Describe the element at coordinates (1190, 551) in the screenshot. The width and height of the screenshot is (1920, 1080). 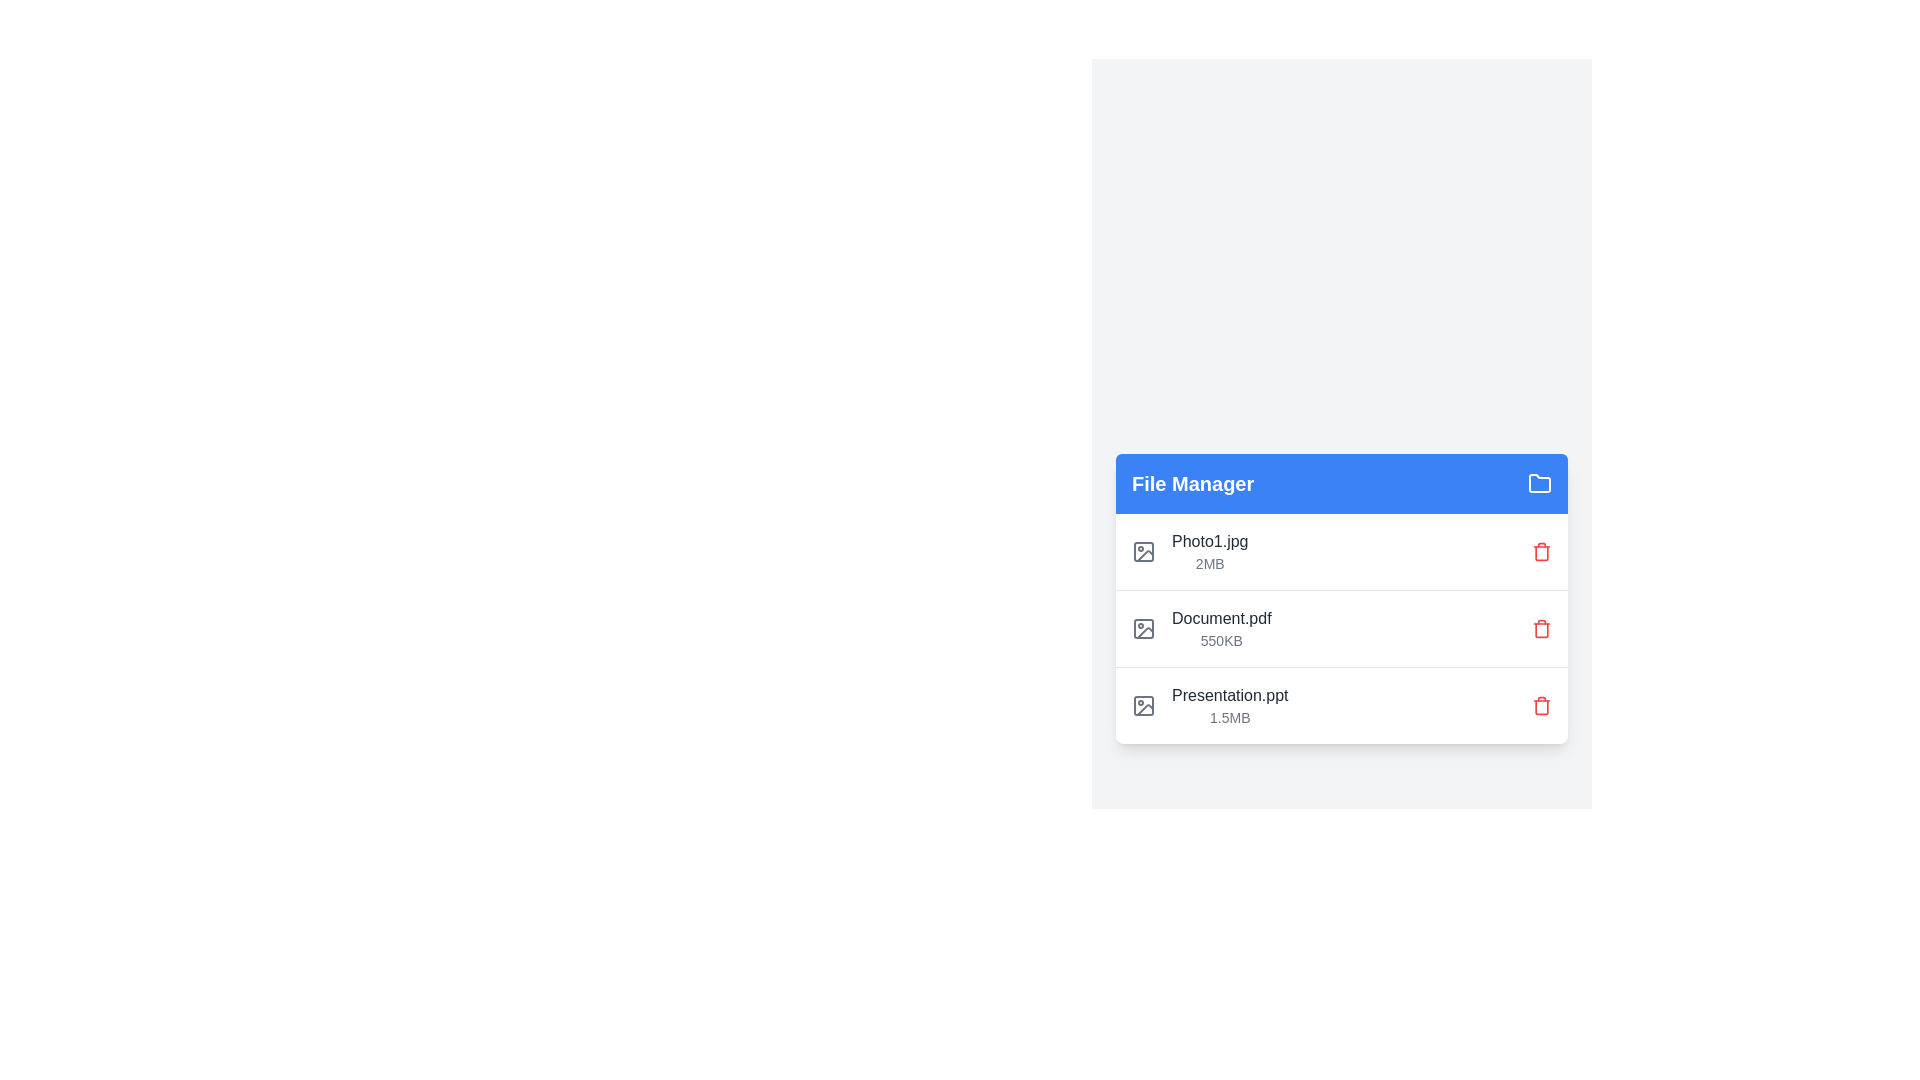
I see `the first list item representing the file entry for 'Photo1.jpg'` at that location.